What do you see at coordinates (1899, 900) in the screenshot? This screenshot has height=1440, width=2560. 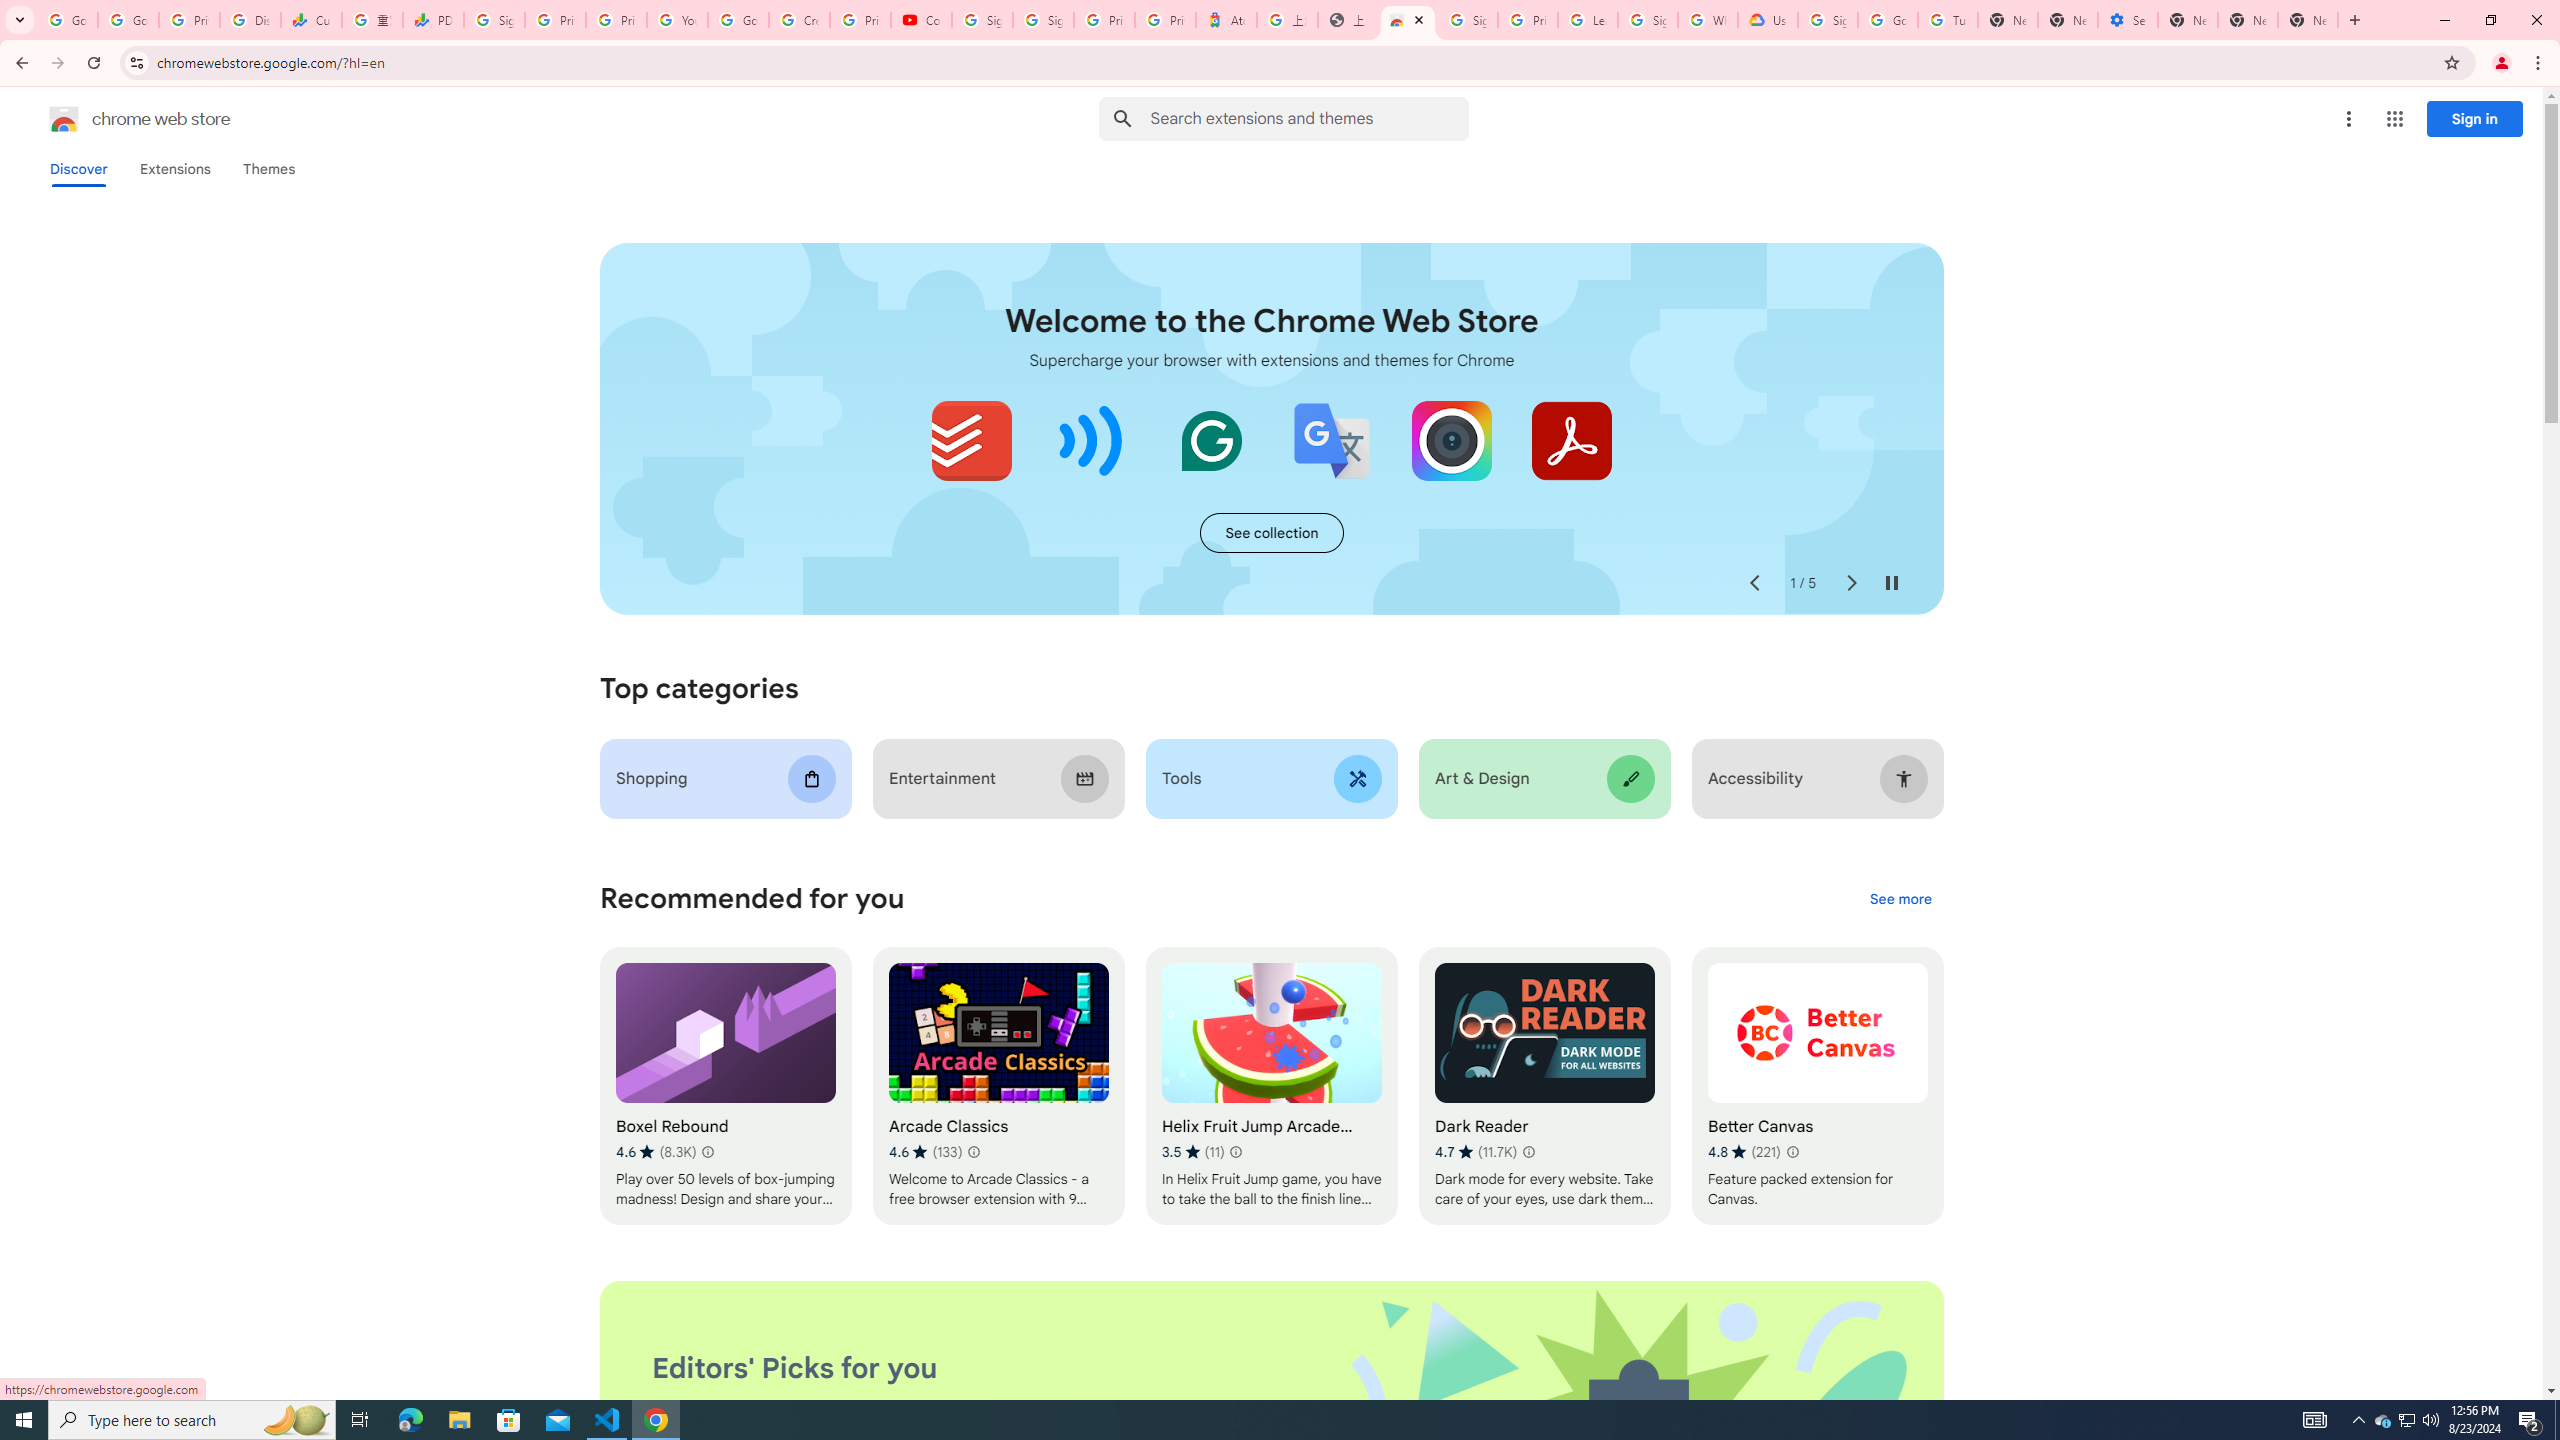 I see `'See more personalized recommendations'` at bounding box center [1899, 900].